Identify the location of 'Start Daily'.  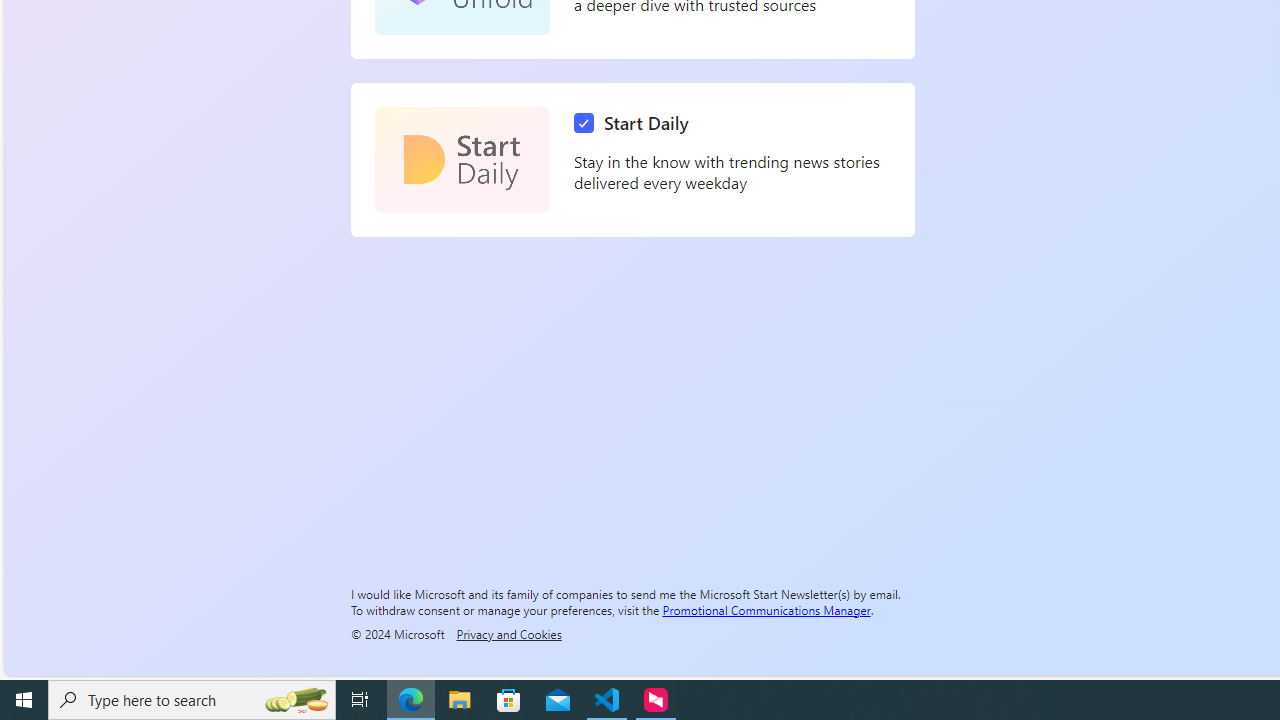
(461, 159).